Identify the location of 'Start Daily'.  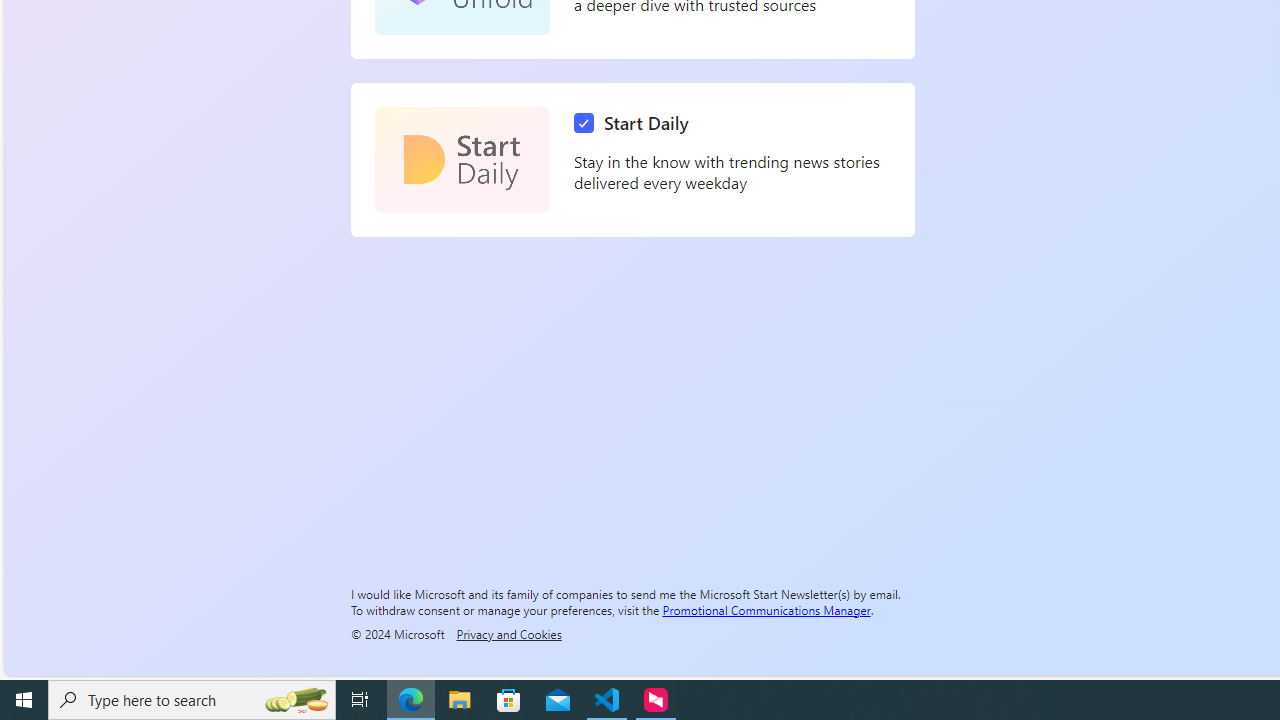
(461, 159).